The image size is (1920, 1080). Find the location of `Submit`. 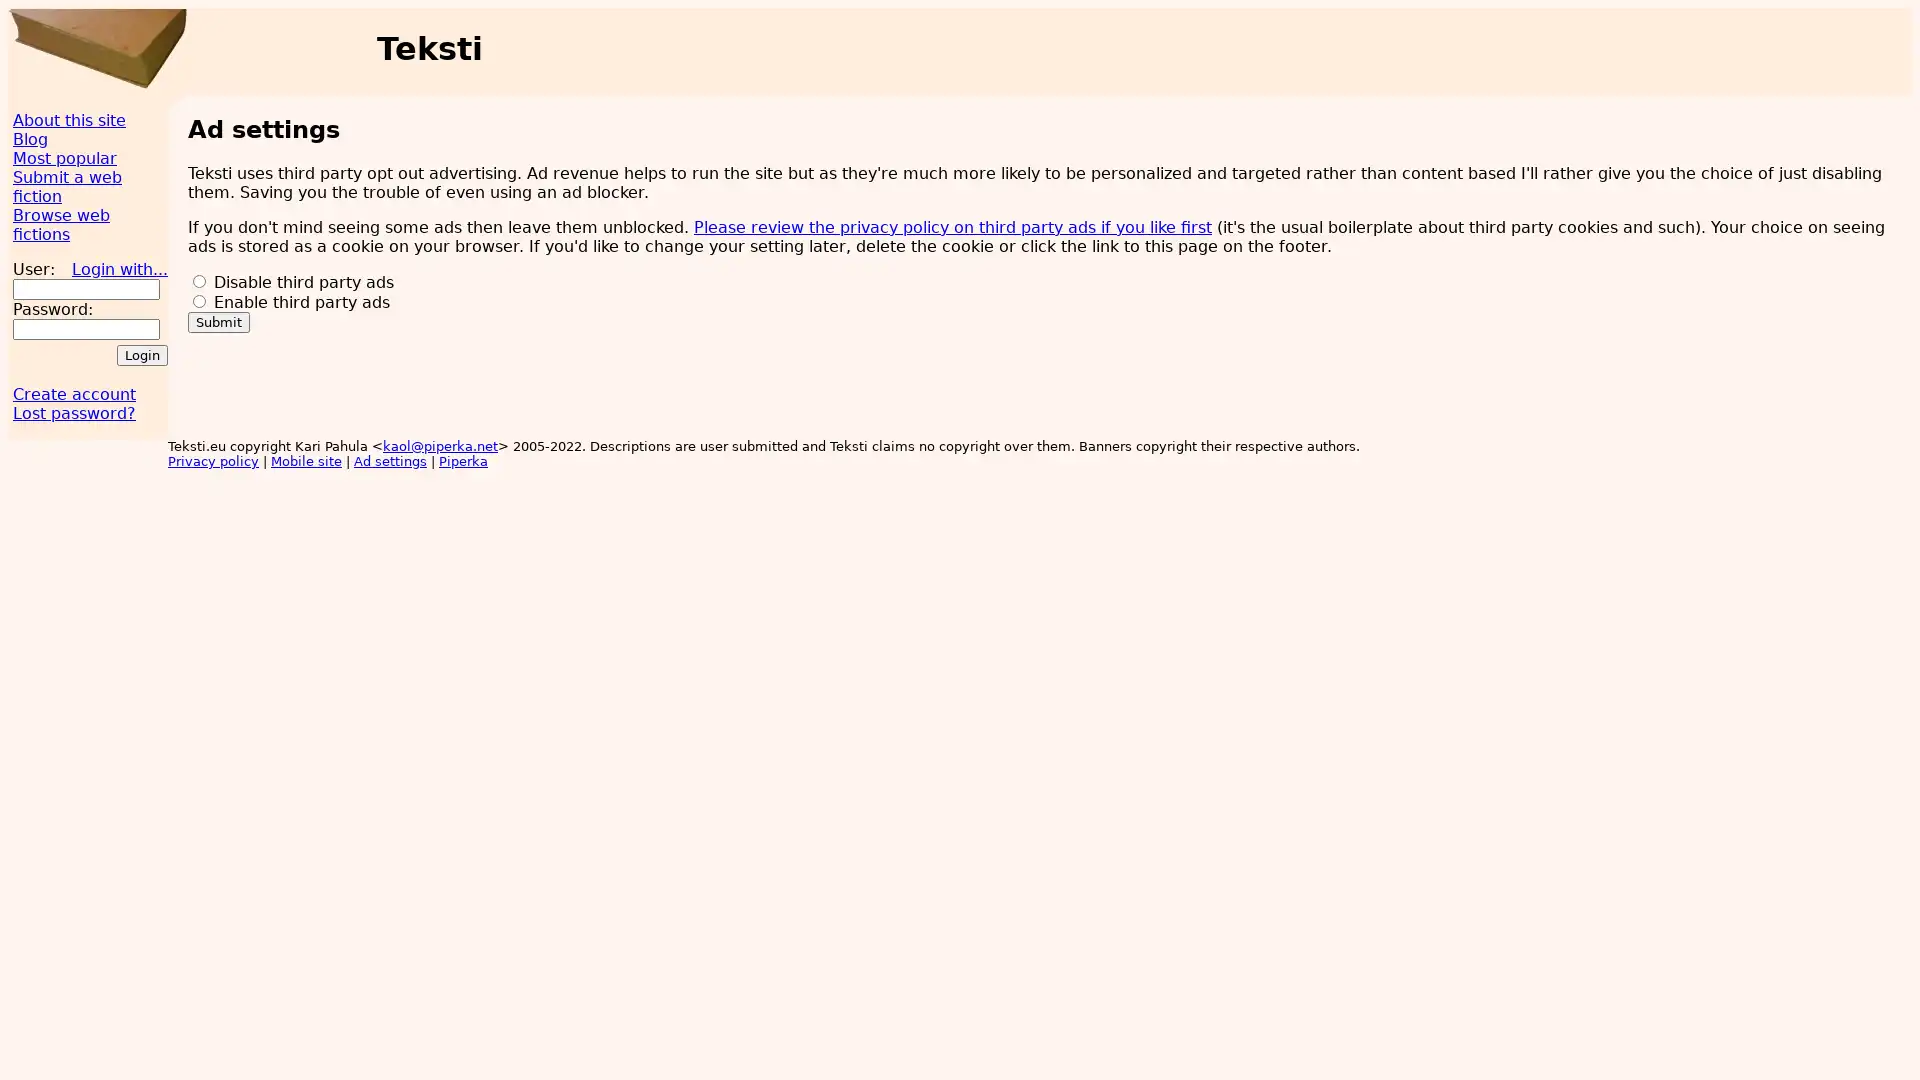

Submit is located at coordinates (219, 320).